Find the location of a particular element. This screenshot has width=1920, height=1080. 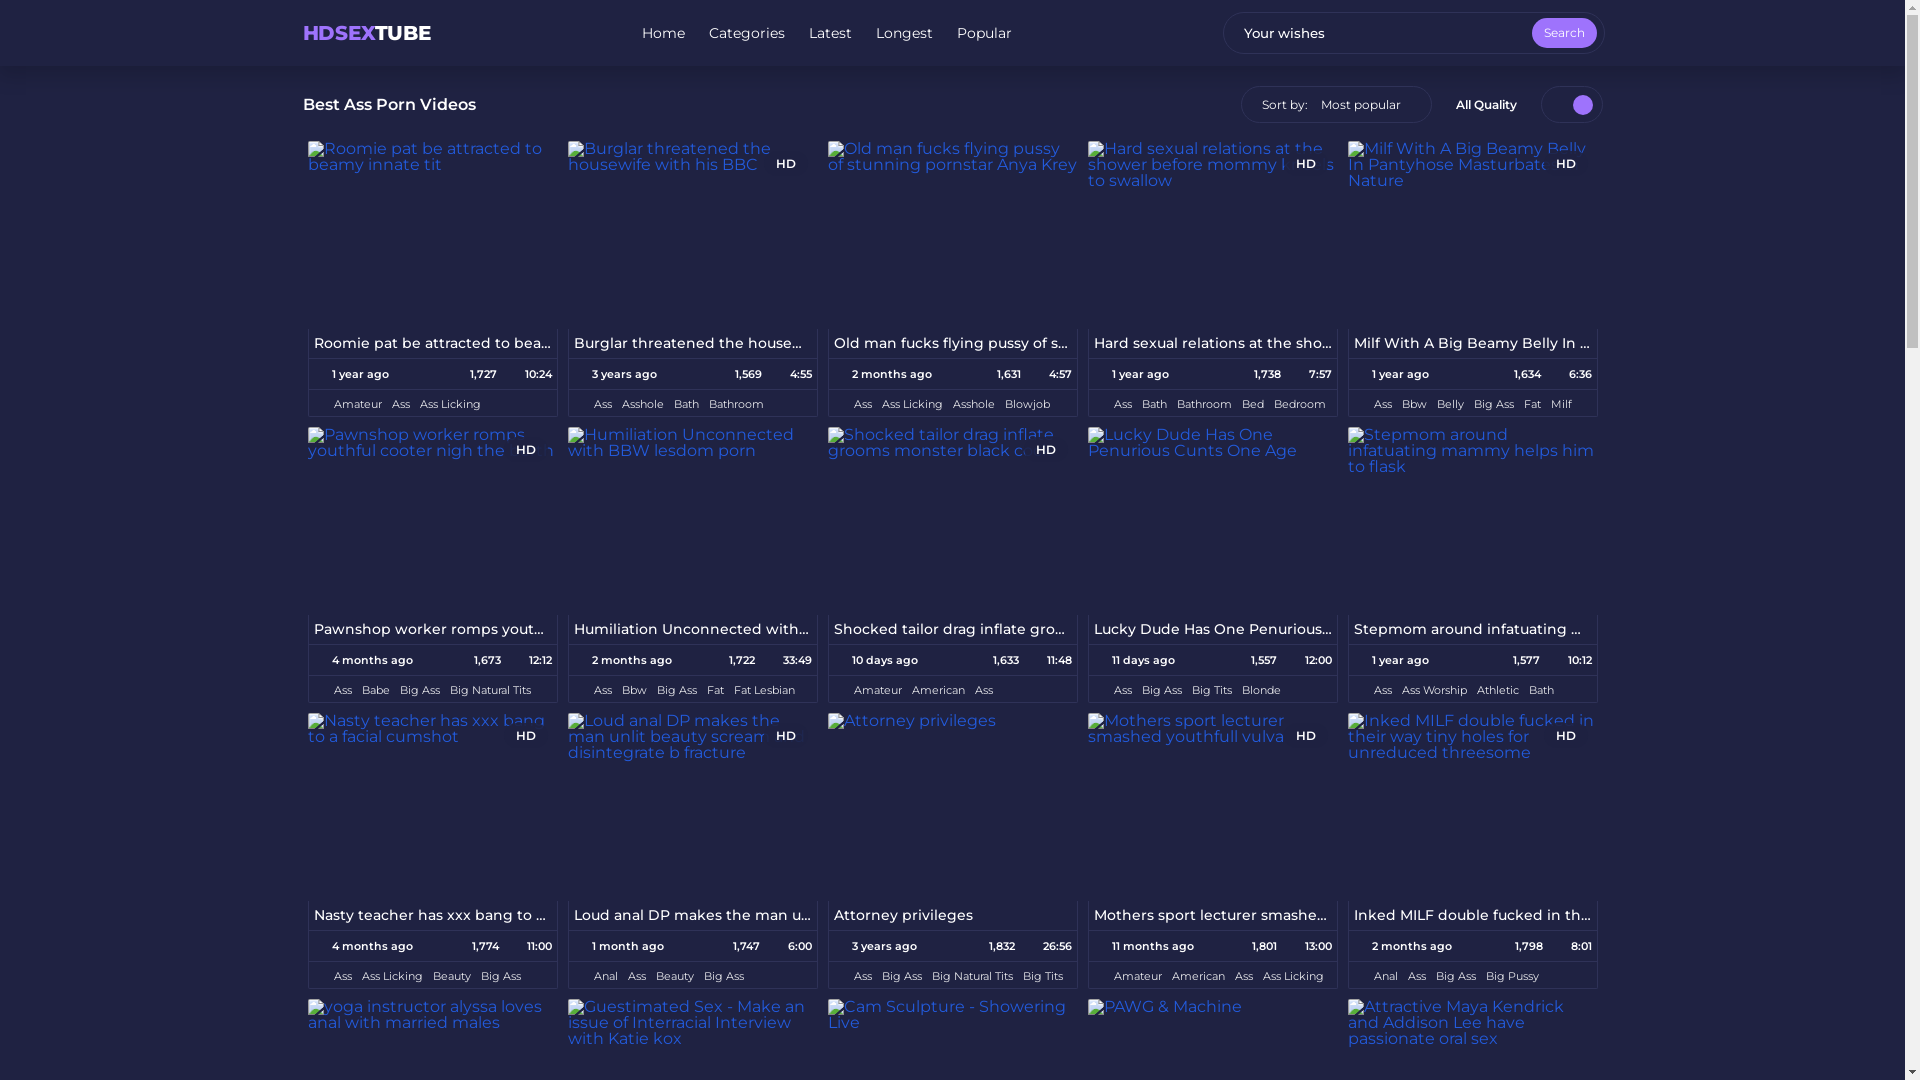

'Big Tits' is located at coordinates (1211, 689).